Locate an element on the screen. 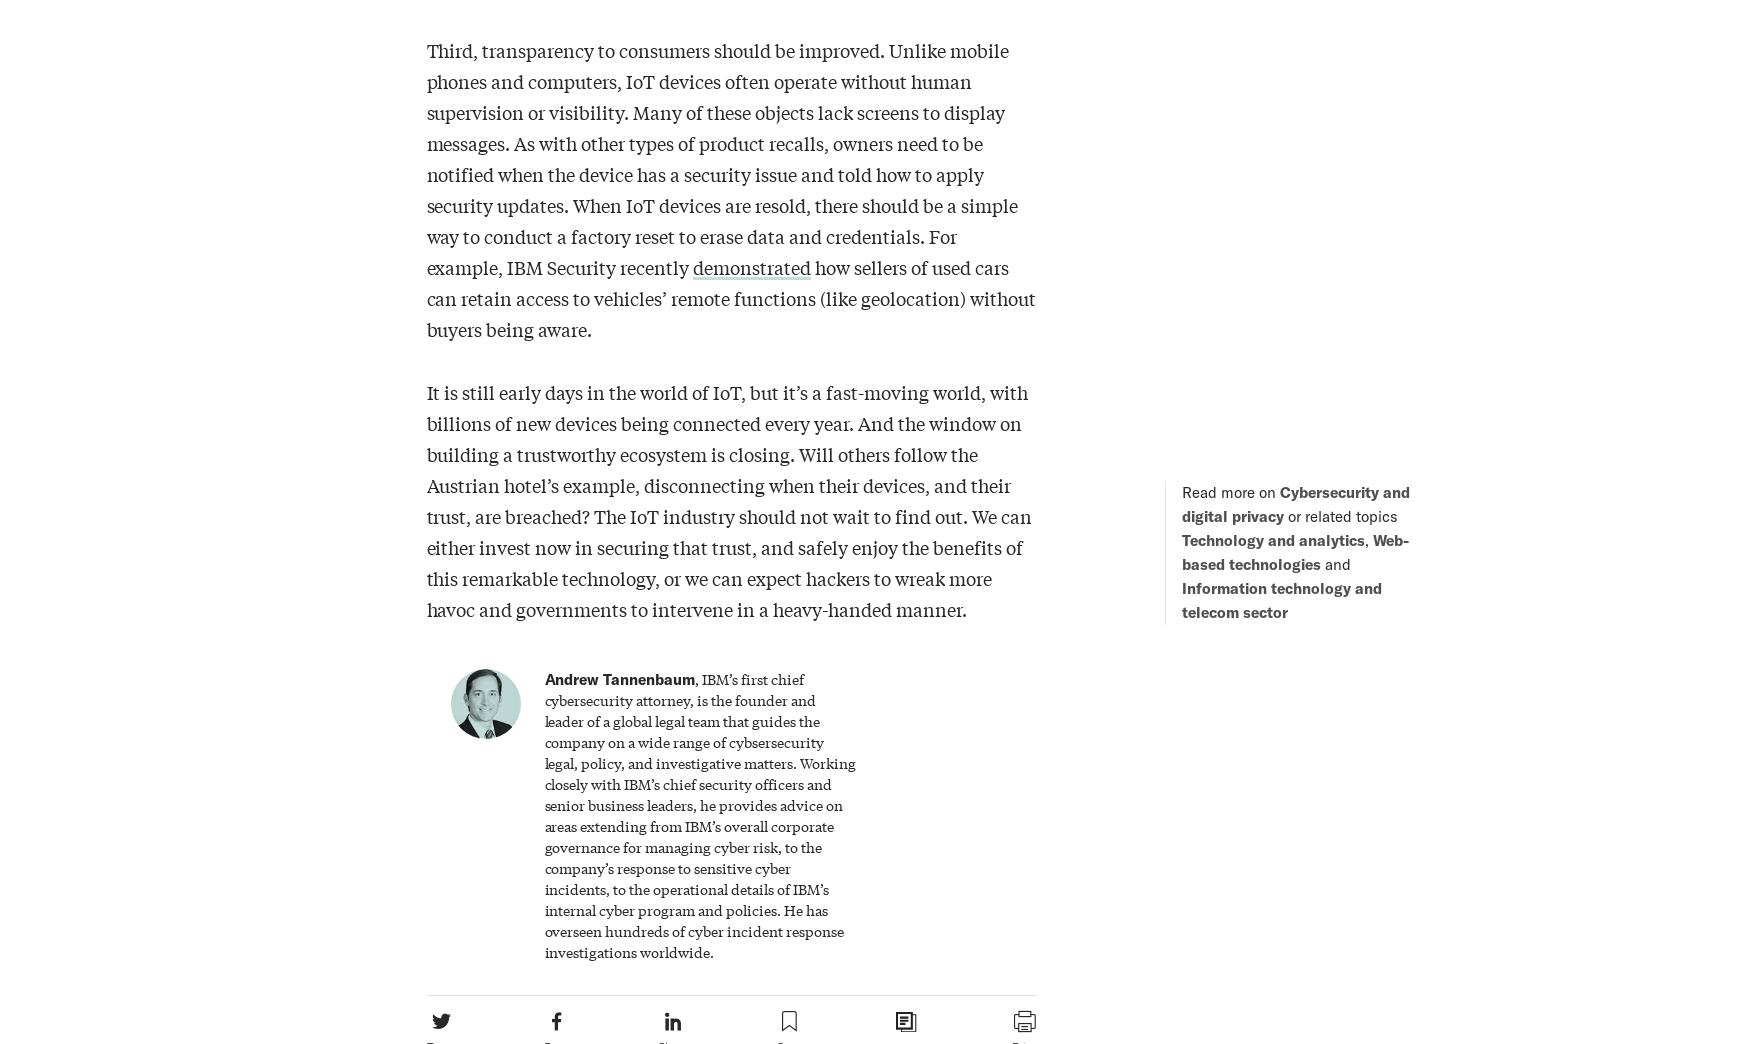 Image resolution: width=1759 pixels, height=1044 pixels. 'It is still early days in the world of IoT, but it’s a fast-moving world, with billions of new devices being connected every year. And the window on building a trustworthy ecosystem is closing. Will others follow the Austrian hotel’s example, disconnecting when their devices, and their trust, are breached? The IoT industry should not wait to find out. We can either invest now in securing that trust, and safely enjoy the benefits of this remarkable technology, or we can expect hackers to wreak more havoc and governments to intervene in a heavy-handed manner.' is located at coordinates (728, 499).